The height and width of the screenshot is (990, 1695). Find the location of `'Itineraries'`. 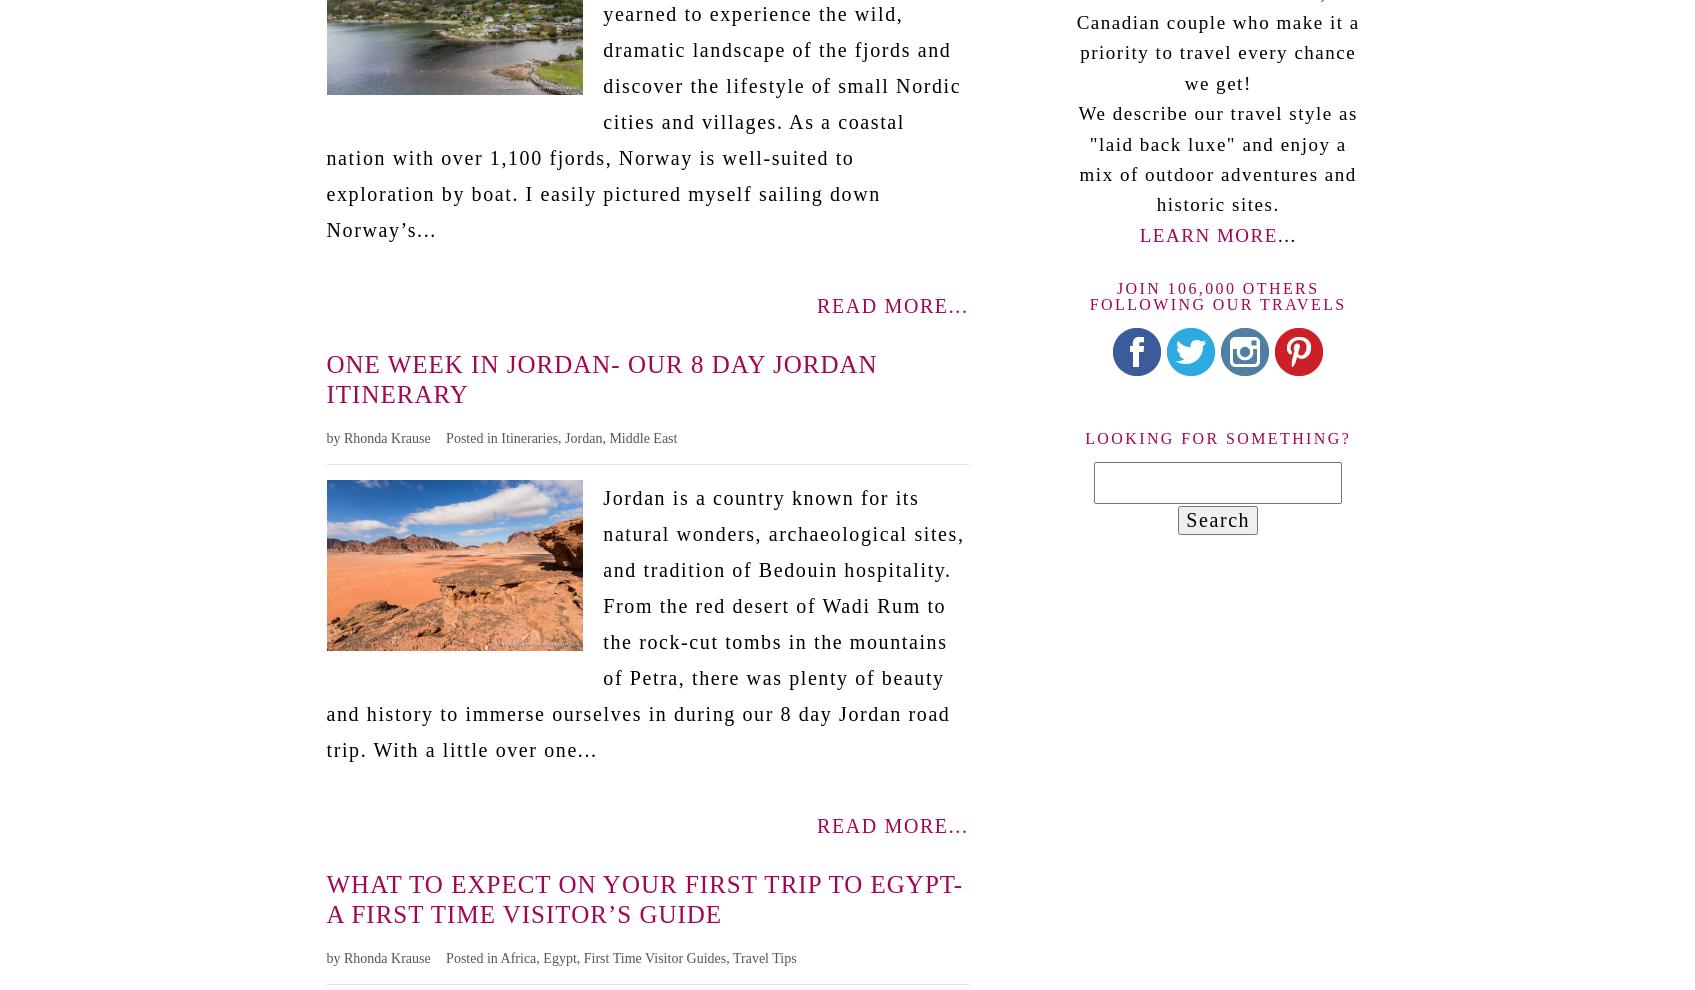

'Itineraries' is located at coordinates (529, 436).